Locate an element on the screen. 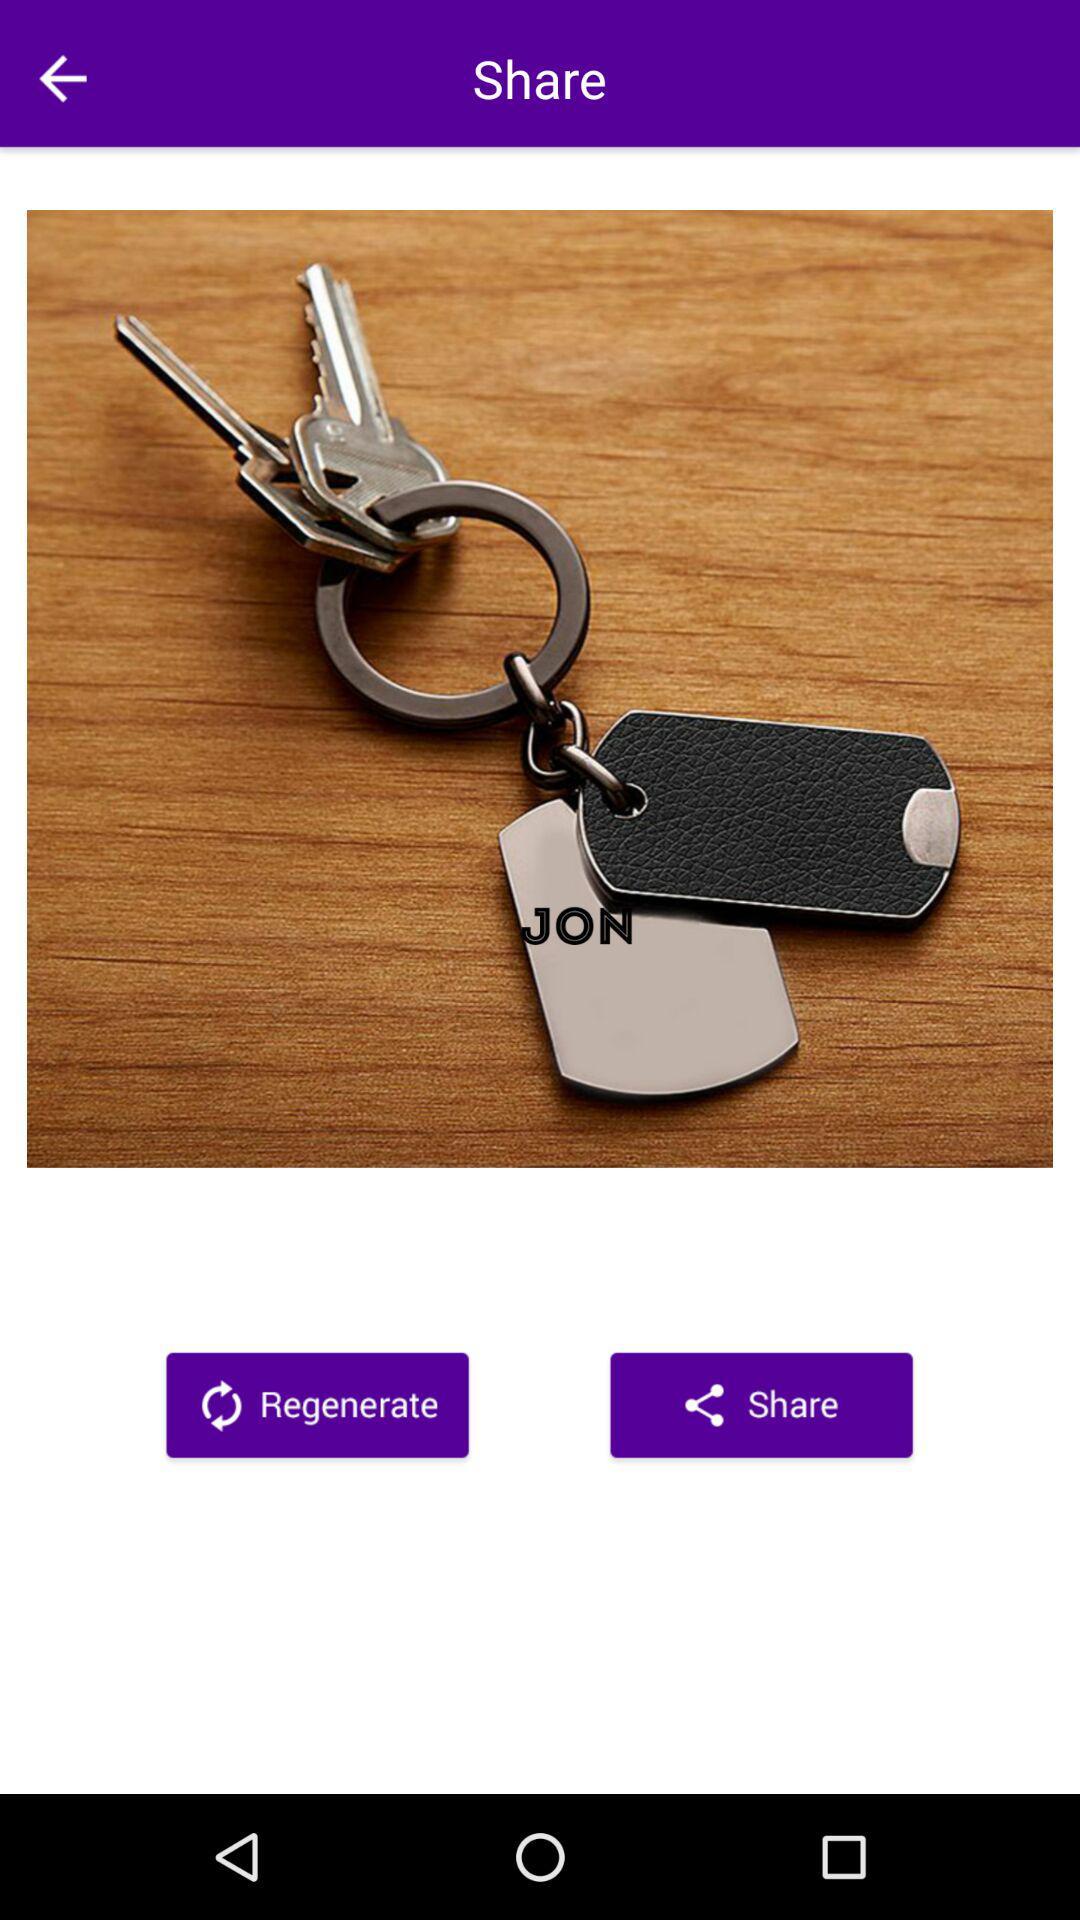 The width and height of the screenshot is (1080, 1920). share is located at coordinates (761, 1408).